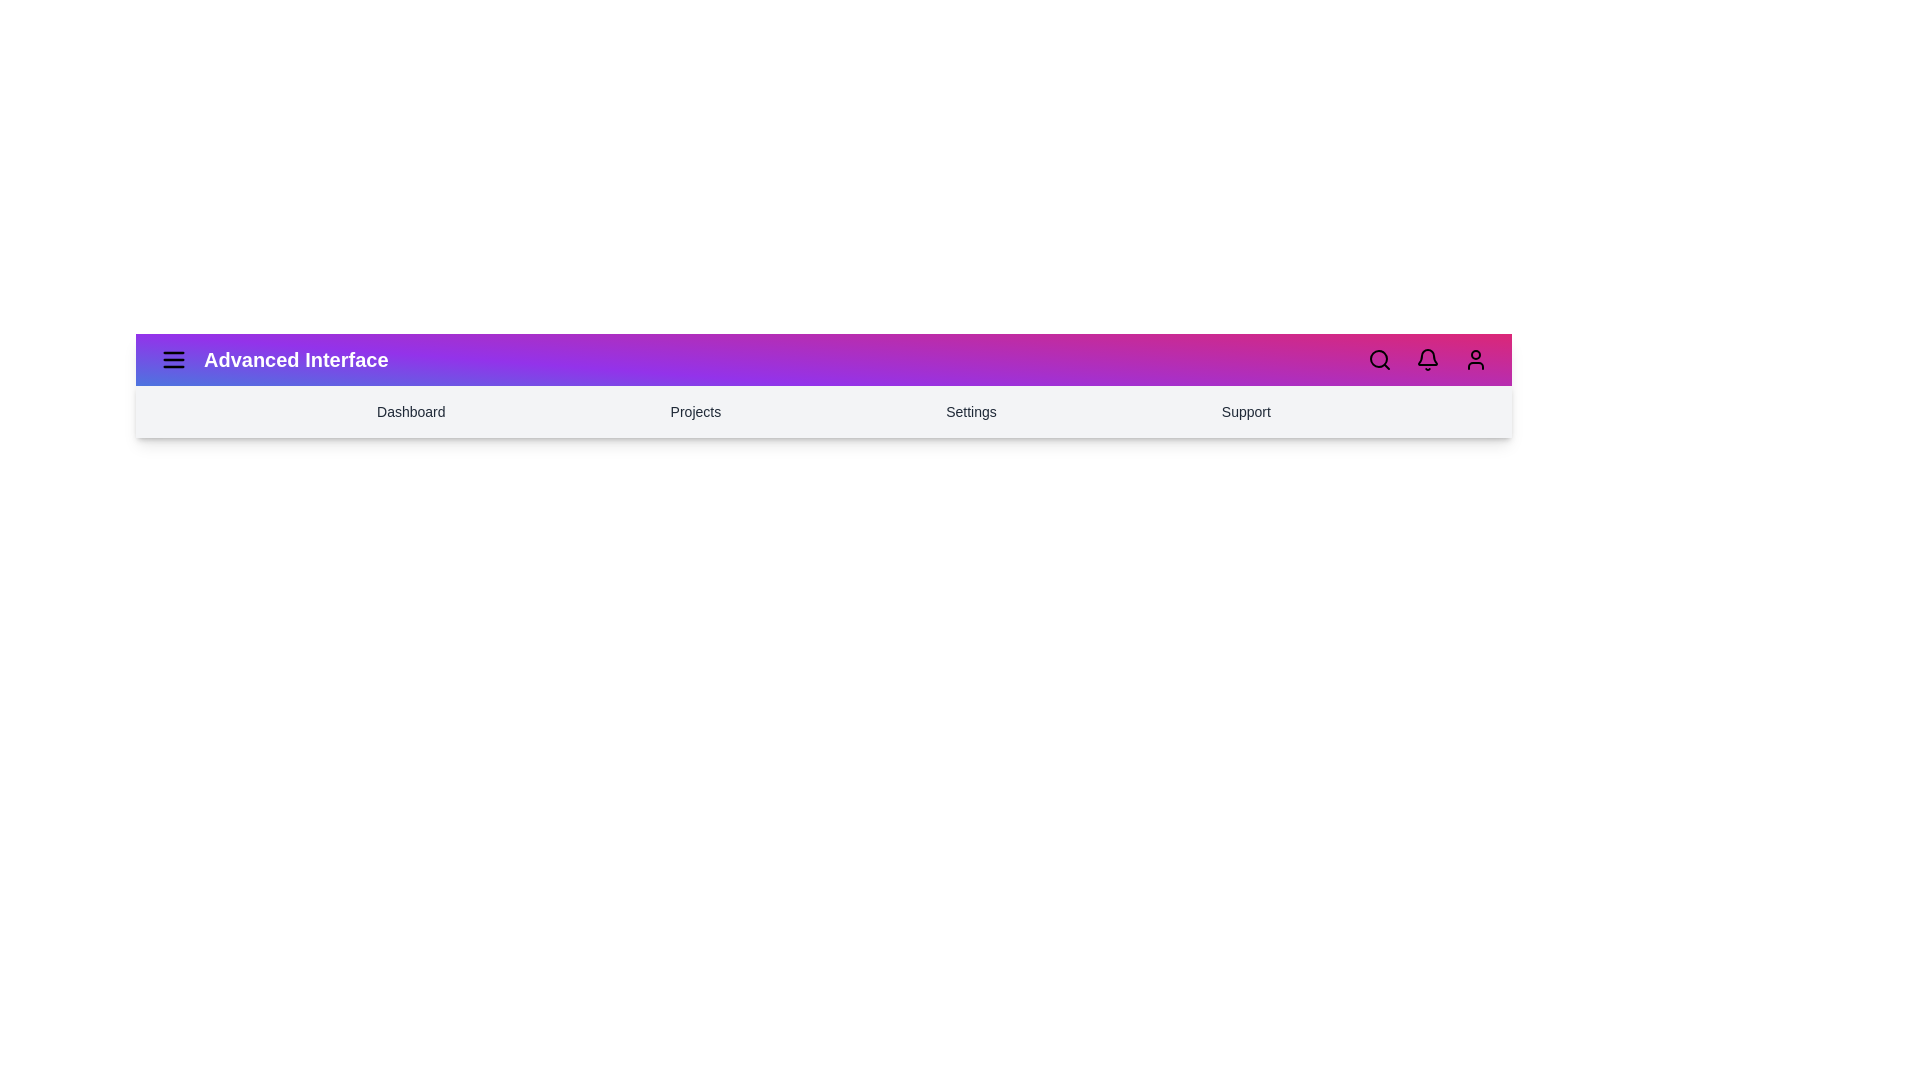  Describe the element at coordinates (1379, 358) in the screenshot. I see `the 'Search' icon to initiate a search action` at that location.